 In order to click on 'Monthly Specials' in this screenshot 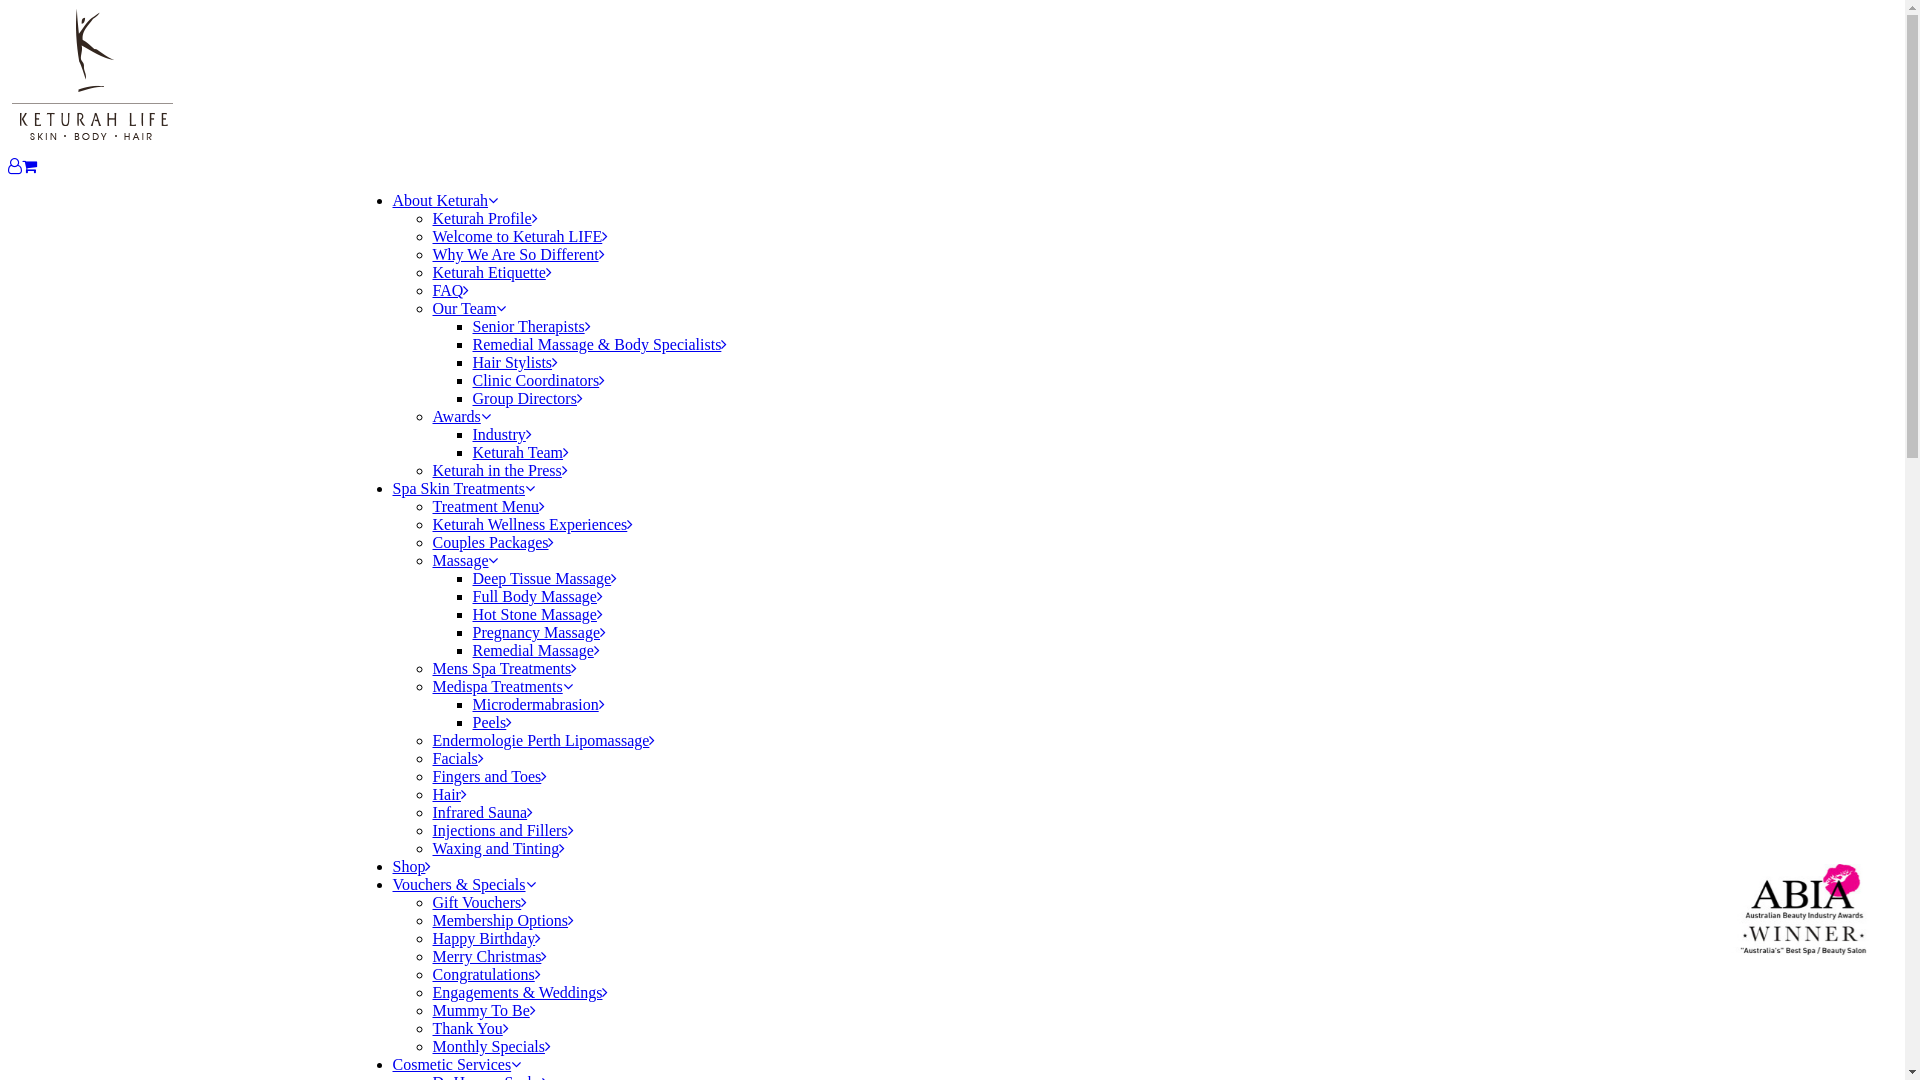, I will do `click(431, 1045)`.